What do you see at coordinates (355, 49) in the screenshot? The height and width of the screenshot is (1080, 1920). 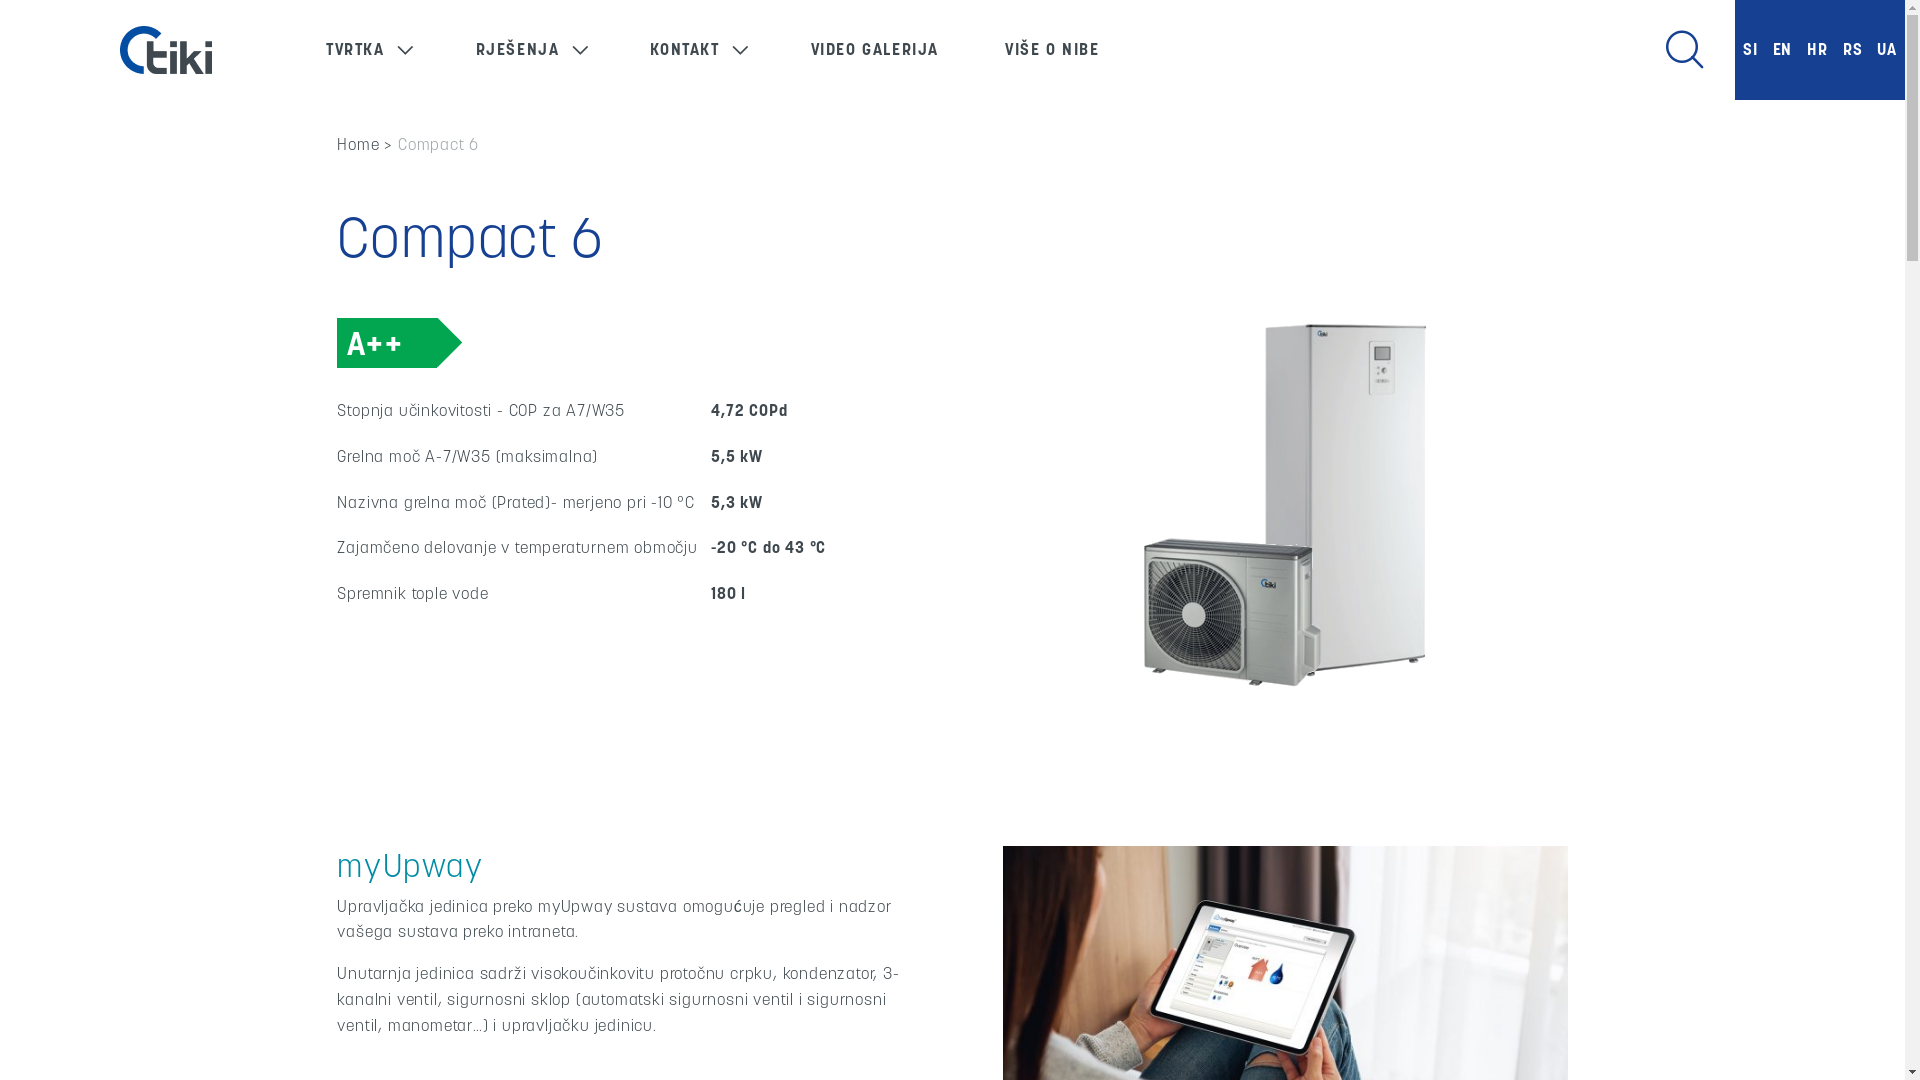 I see `'TVRTKA'` at bounding box center [355, 49].